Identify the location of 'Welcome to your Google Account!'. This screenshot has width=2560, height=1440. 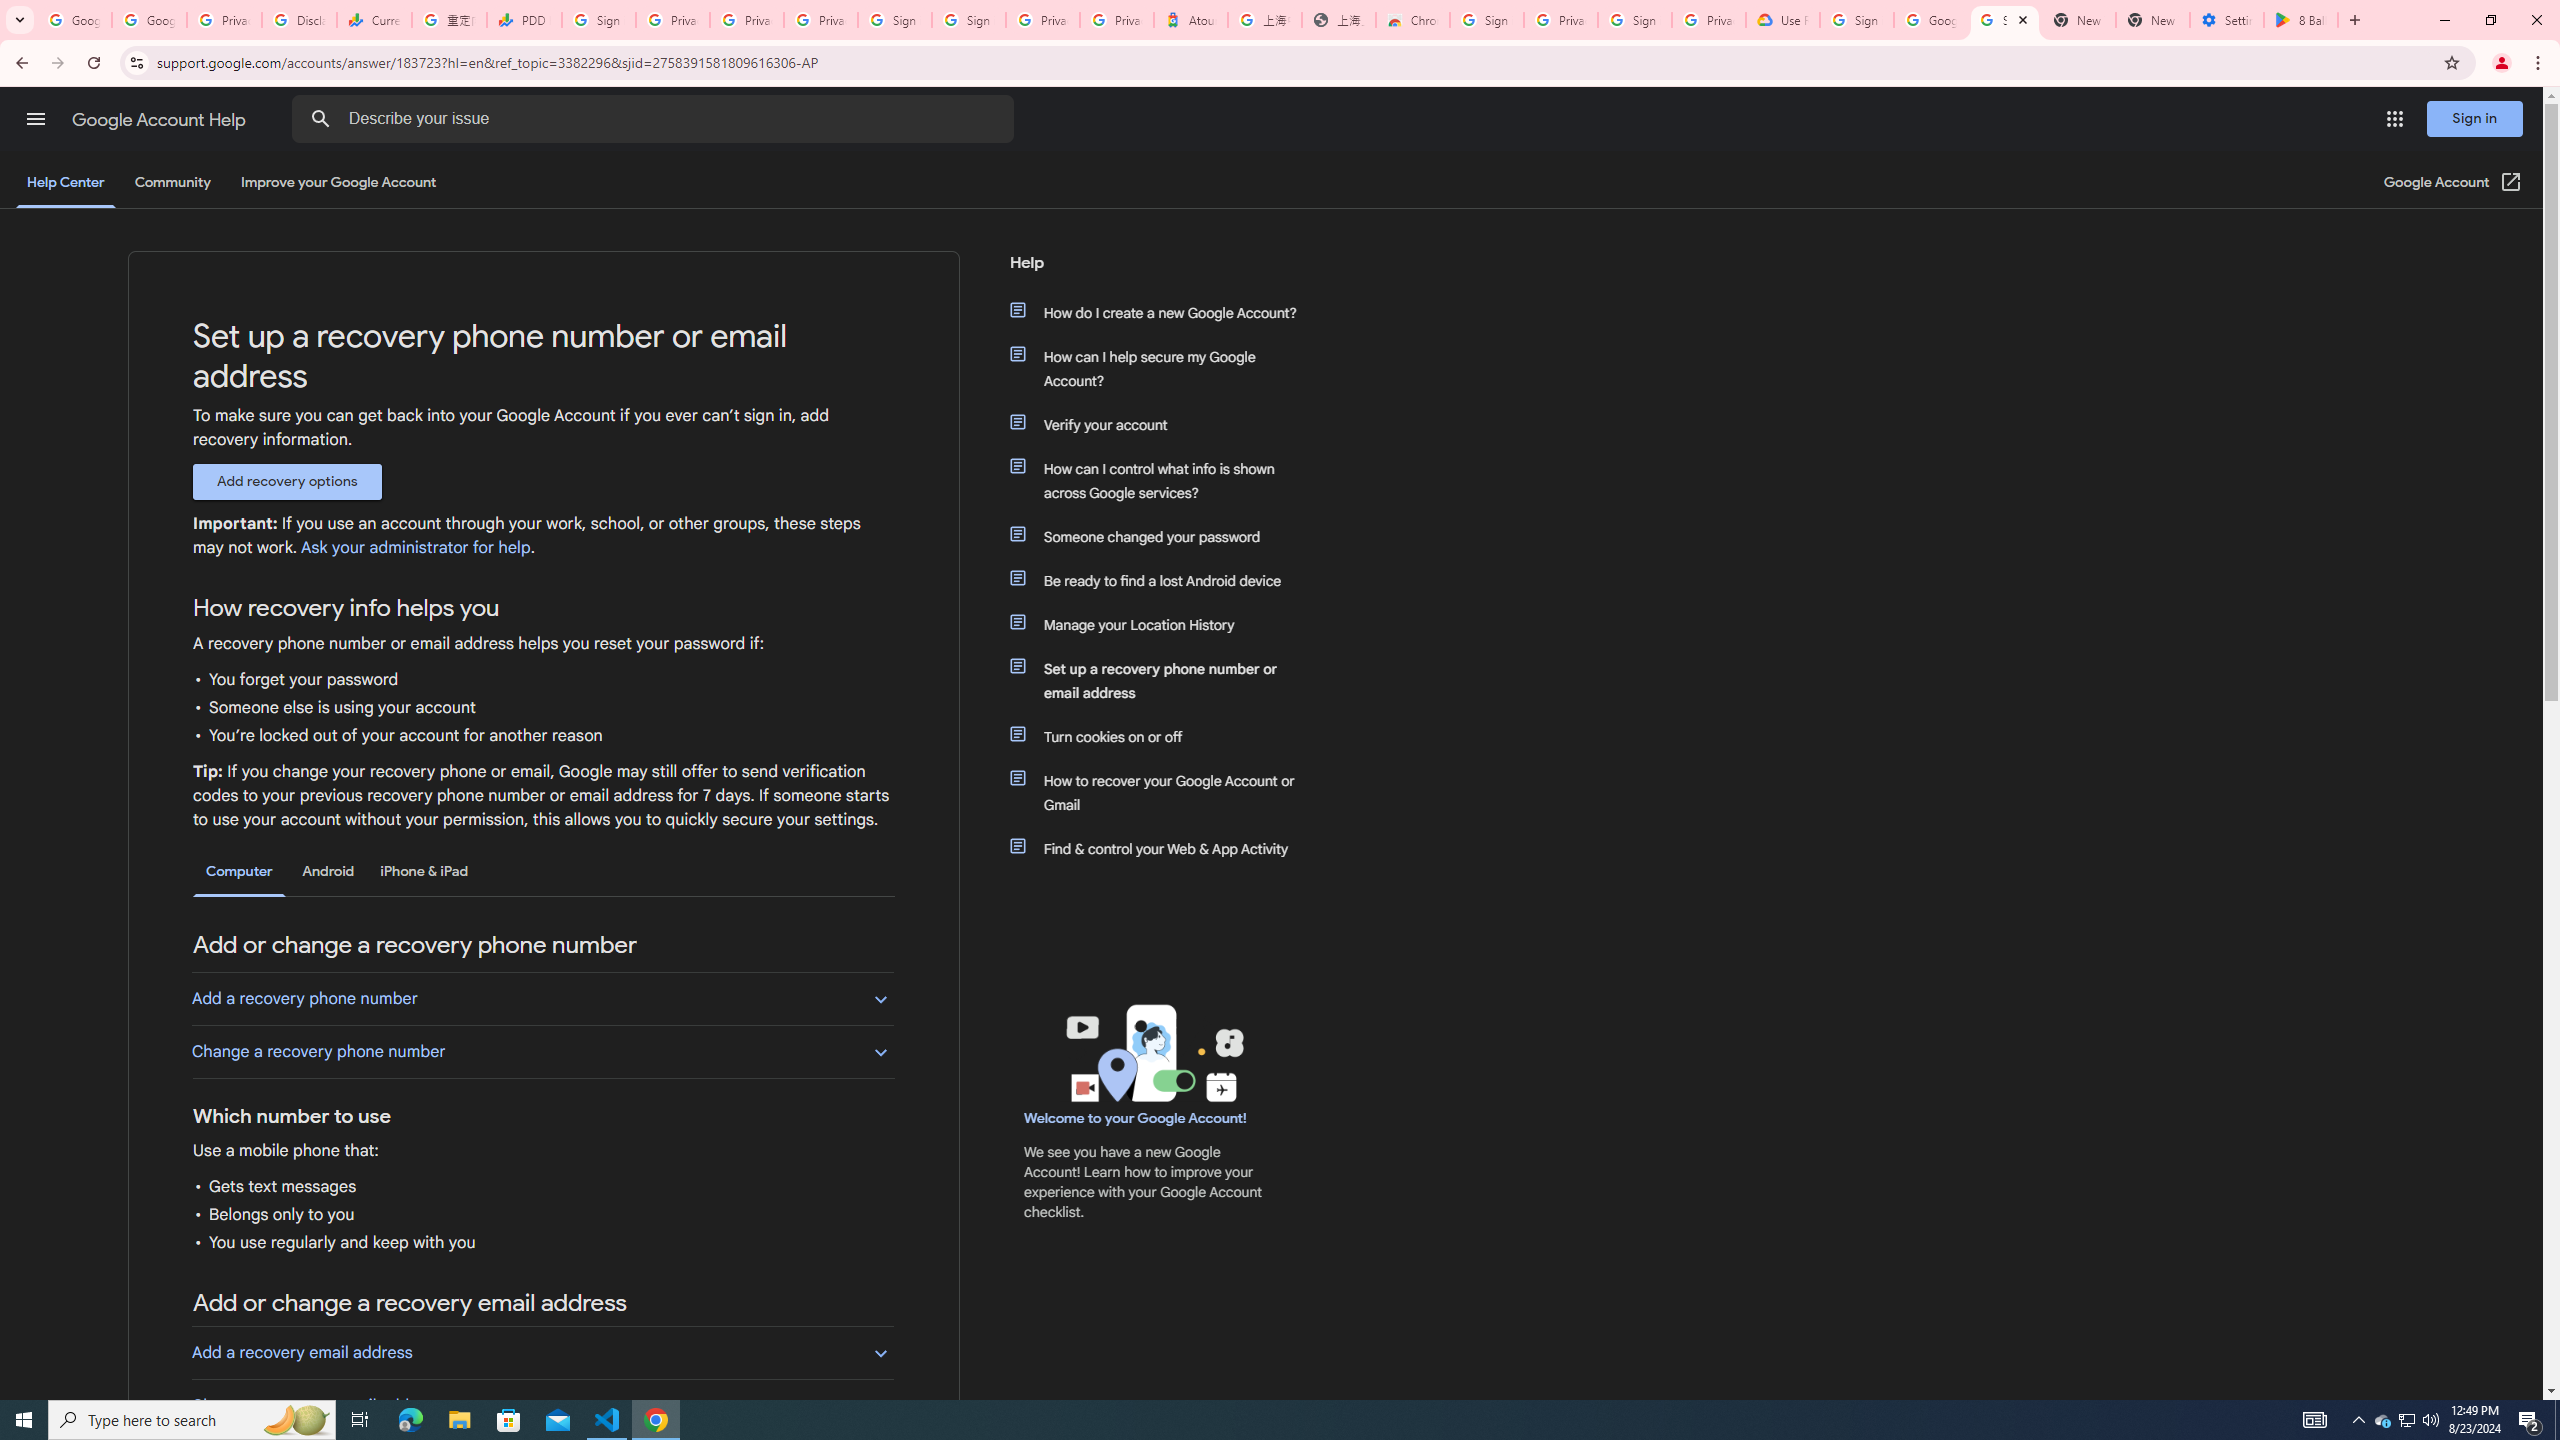
(1134, 1118).